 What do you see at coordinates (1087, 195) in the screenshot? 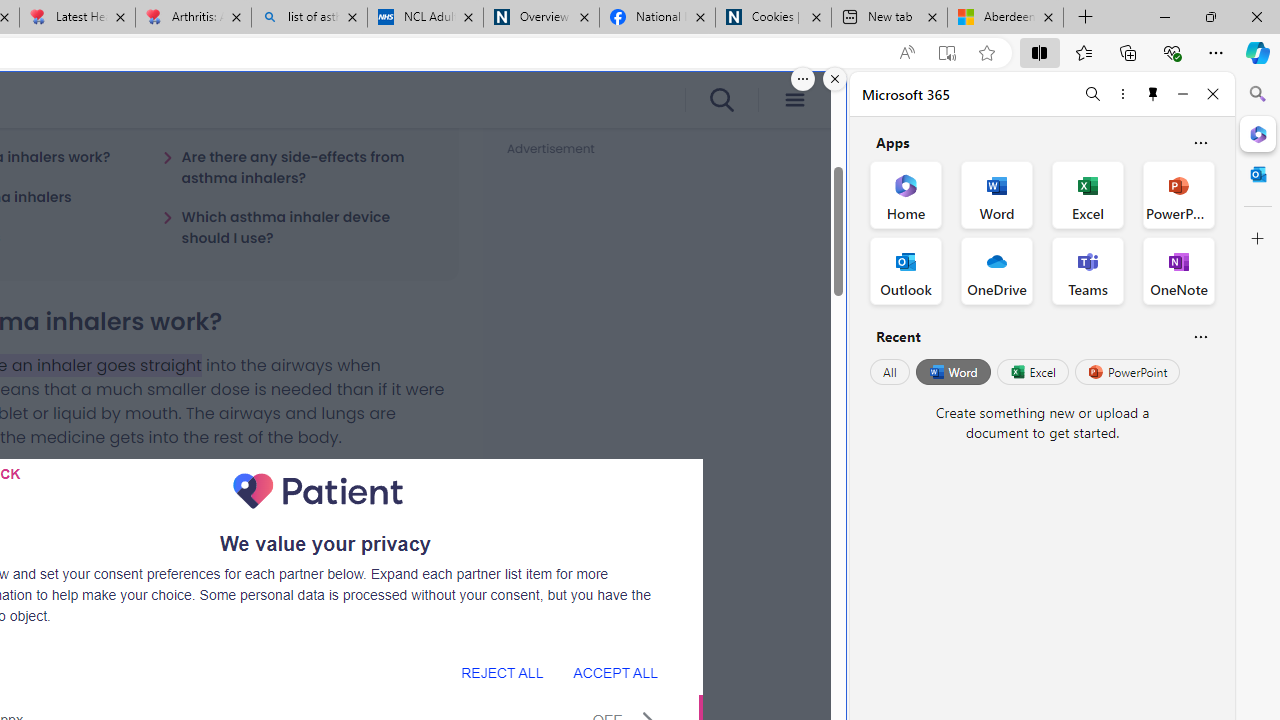
I see `'Excel Office App'` at bounding box center [1087, 195].